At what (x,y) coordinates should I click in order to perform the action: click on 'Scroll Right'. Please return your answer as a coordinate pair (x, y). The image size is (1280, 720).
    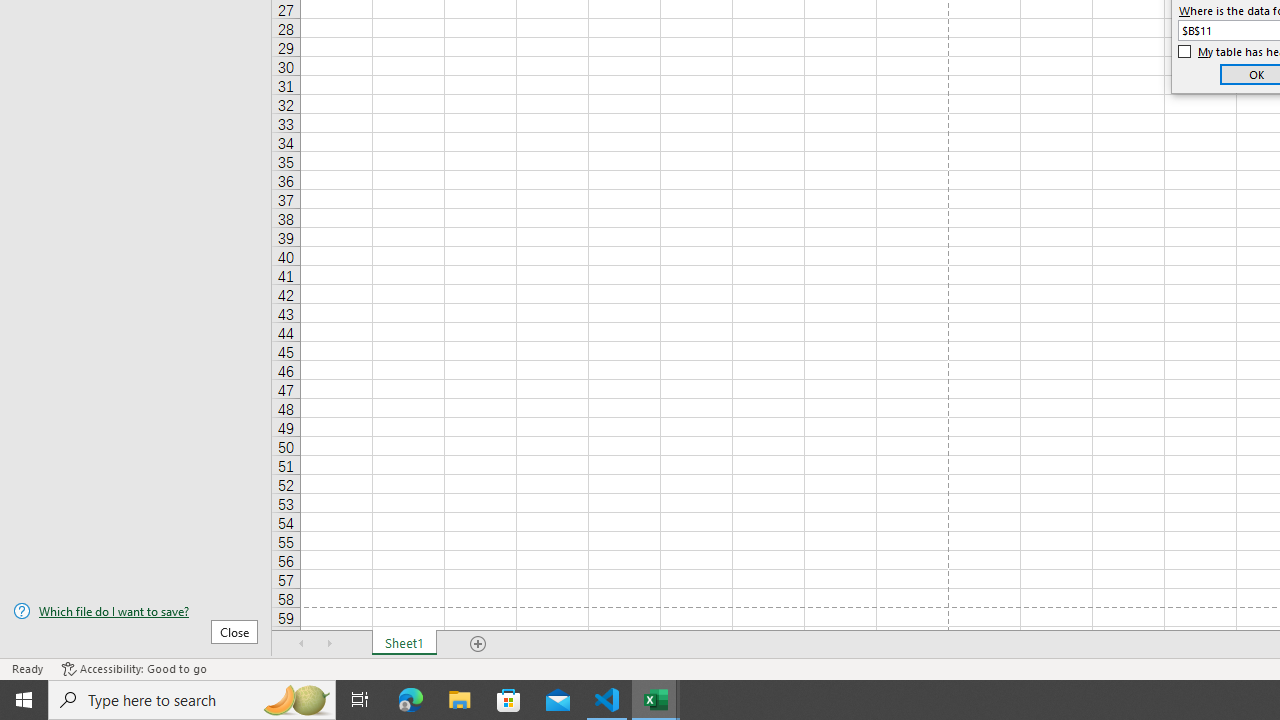
    Looking at the image, I should click on (330, 644).